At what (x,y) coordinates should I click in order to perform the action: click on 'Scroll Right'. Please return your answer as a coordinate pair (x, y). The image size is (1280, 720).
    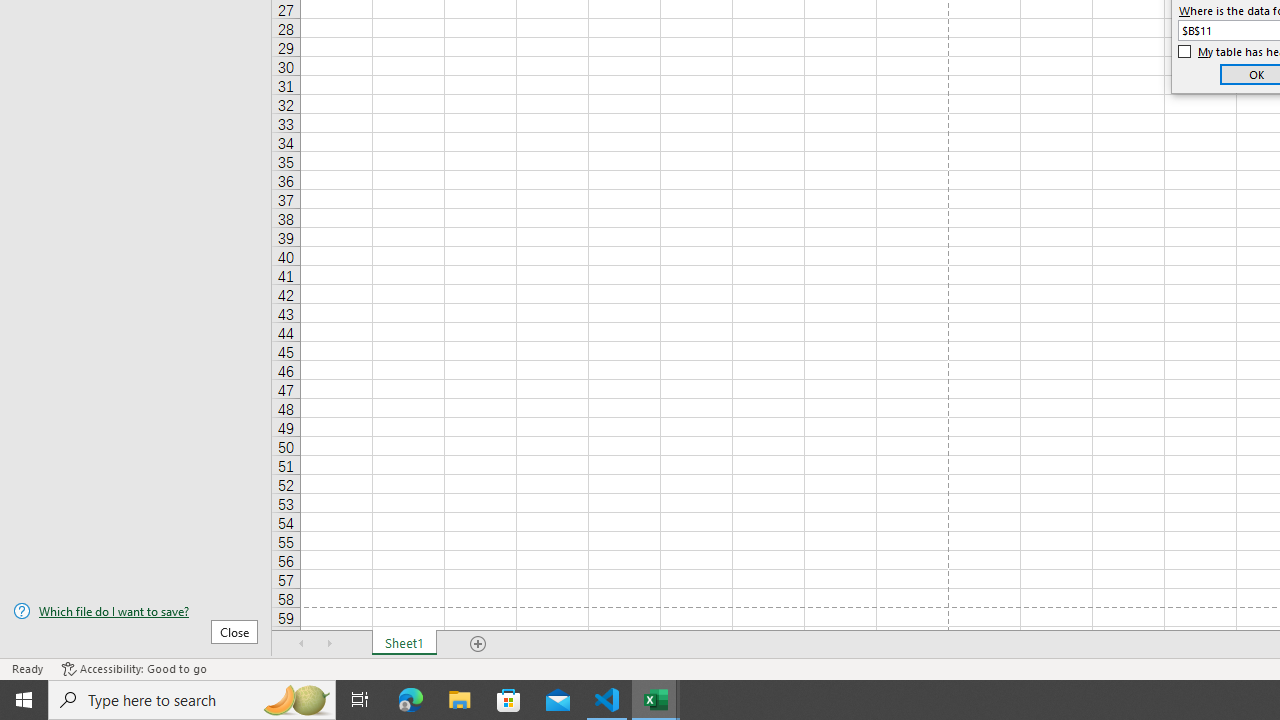
    Looking at the image, I should click on (330, 644).